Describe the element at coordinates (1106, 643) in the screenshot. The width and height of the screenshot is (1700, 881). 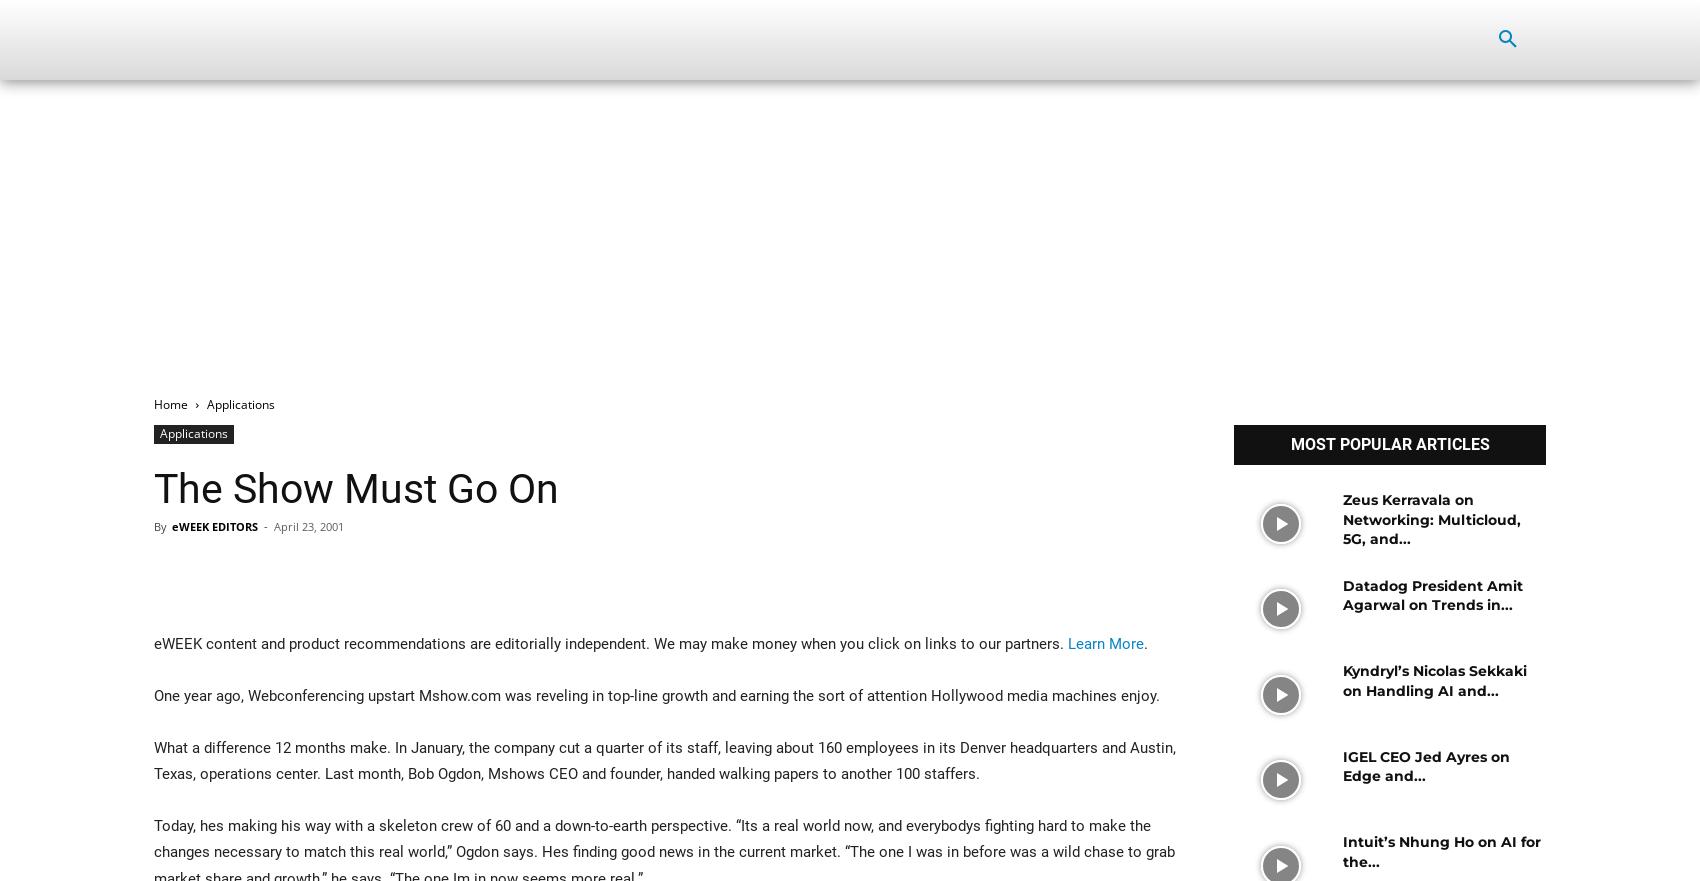
I see `'Learn More'` at that location.